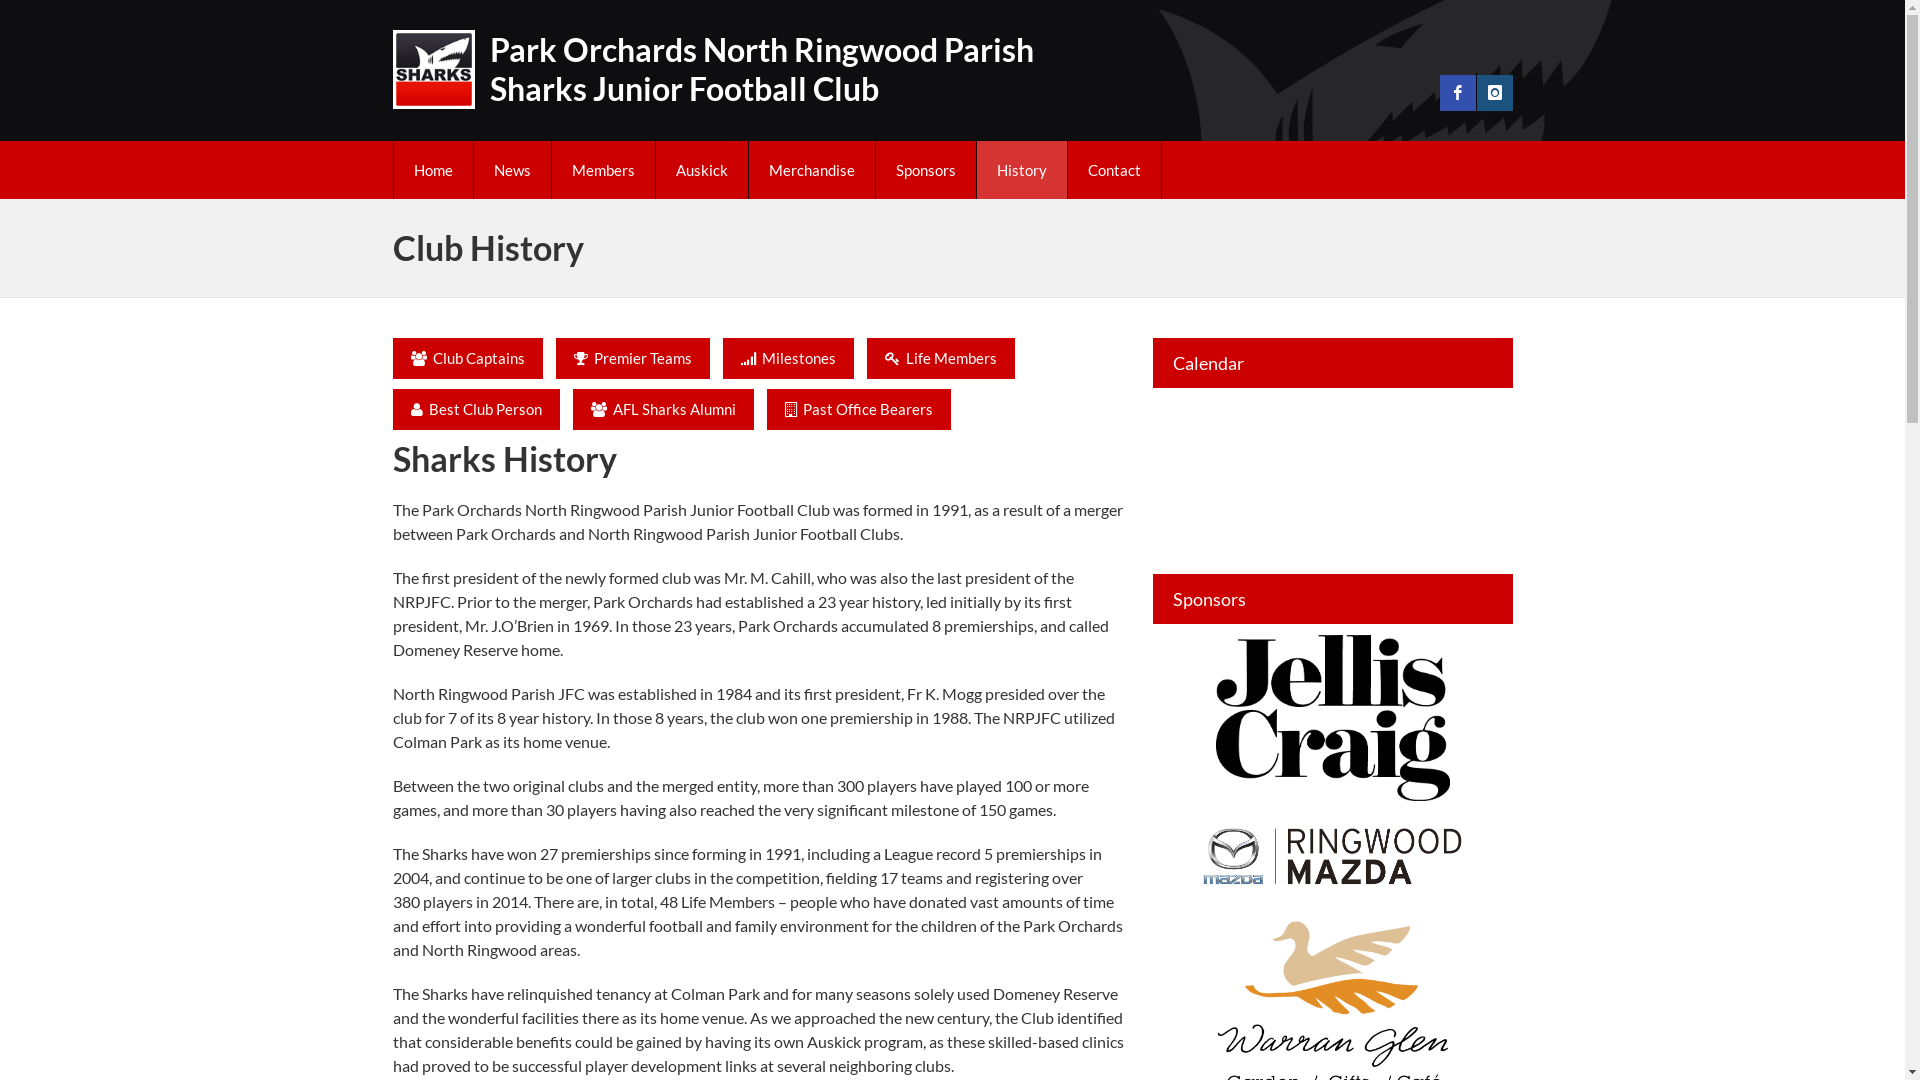  I want to click on '  AFL Sharks Alumni', so click(570, 408).